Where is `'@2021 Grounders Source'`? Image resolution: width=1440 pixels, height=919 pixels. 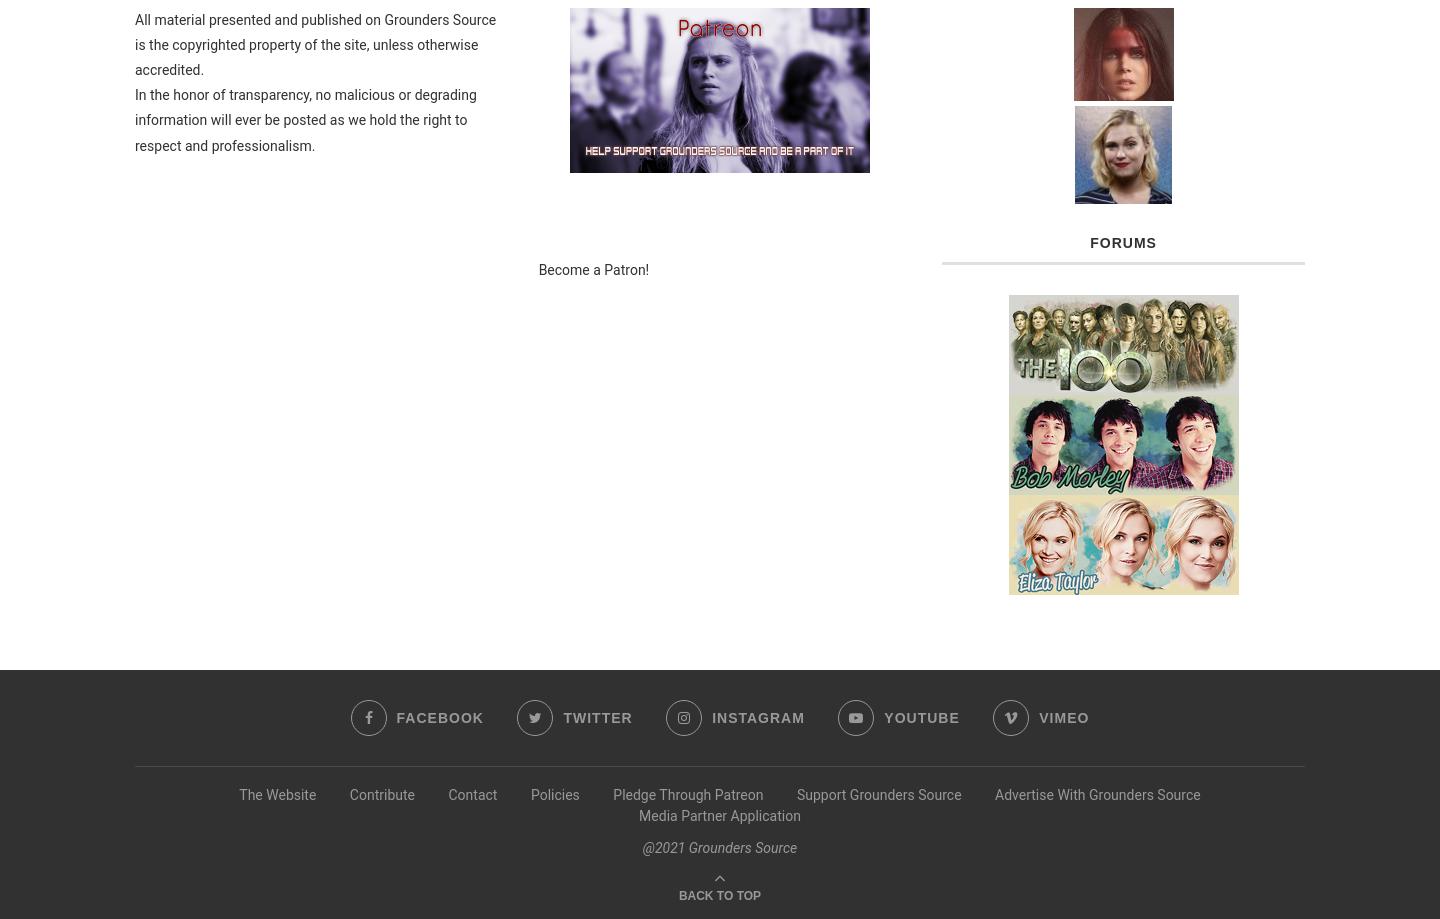
'@2021 Grounders Source' is located at coordinates (719, 846).